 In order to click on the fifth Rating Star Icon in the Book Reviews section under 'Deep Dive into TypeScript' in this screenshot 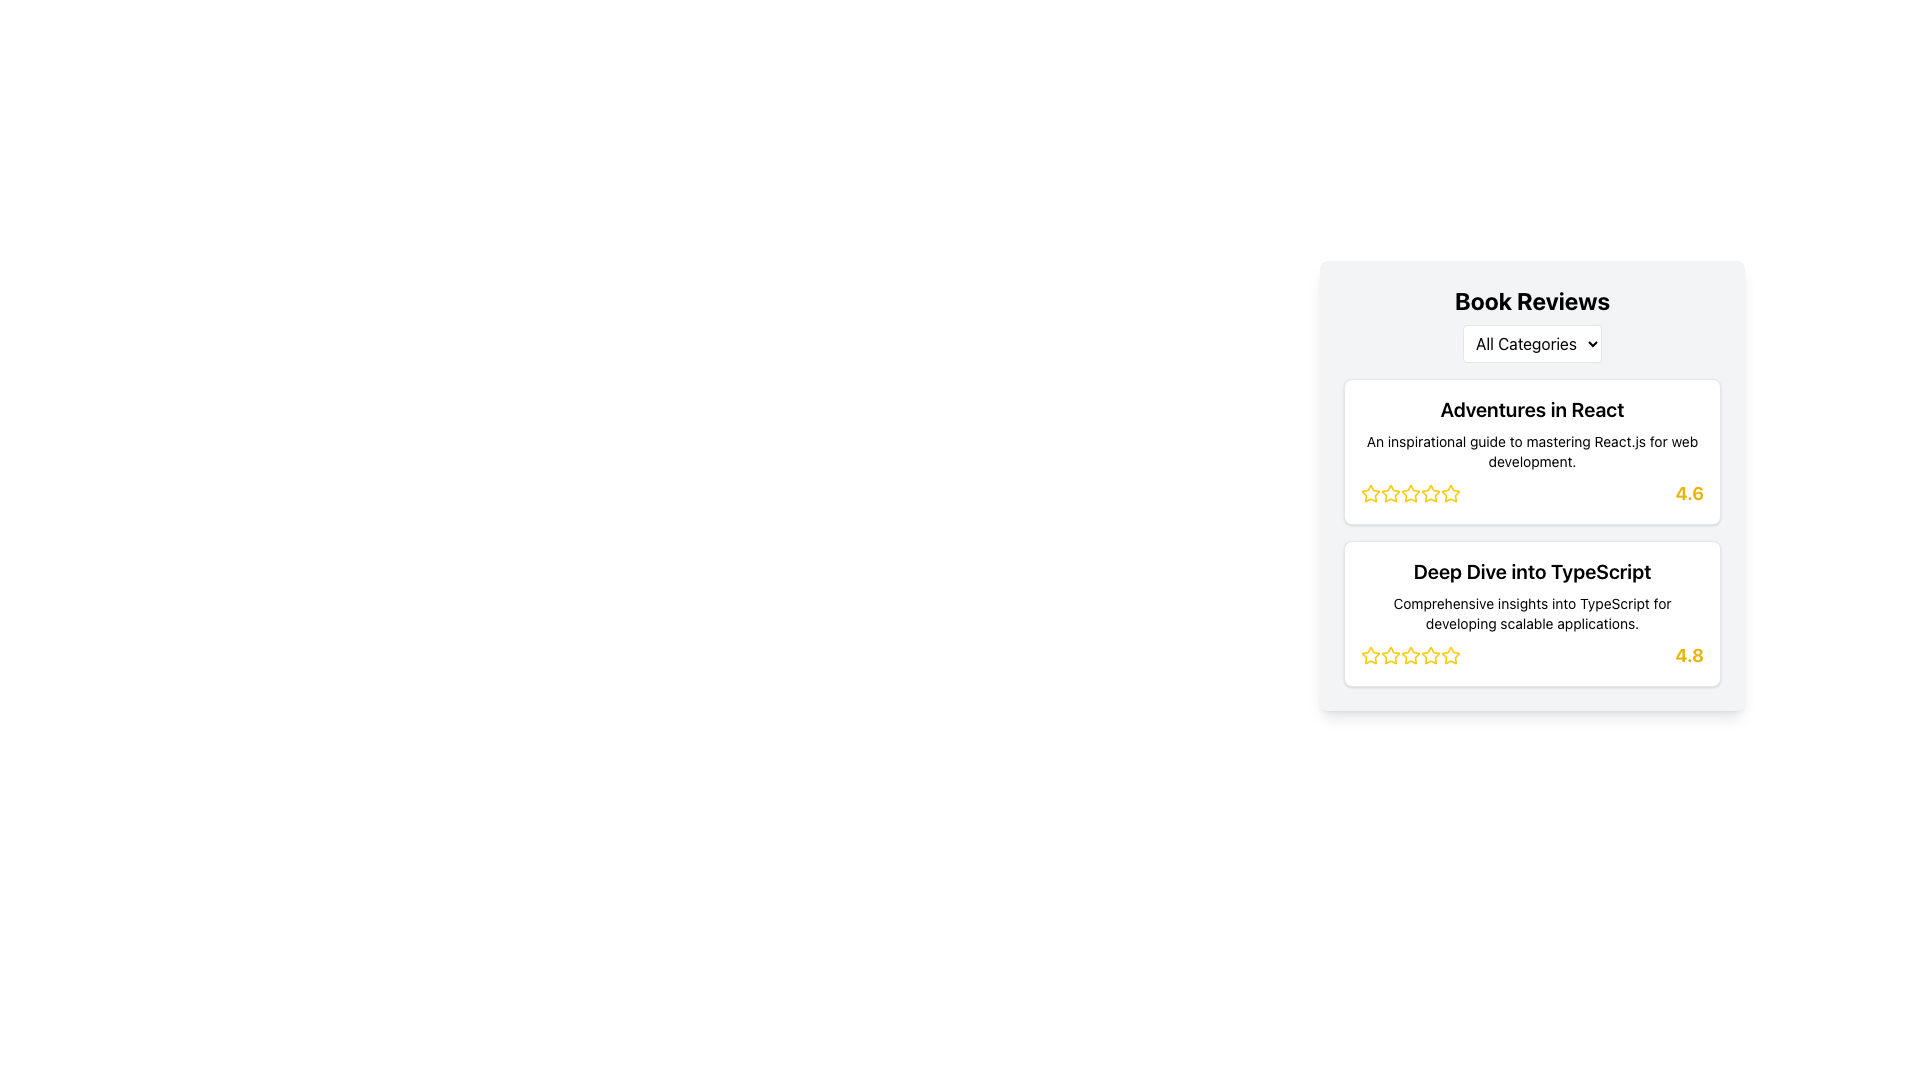, I will do `click(1450, 655)`.